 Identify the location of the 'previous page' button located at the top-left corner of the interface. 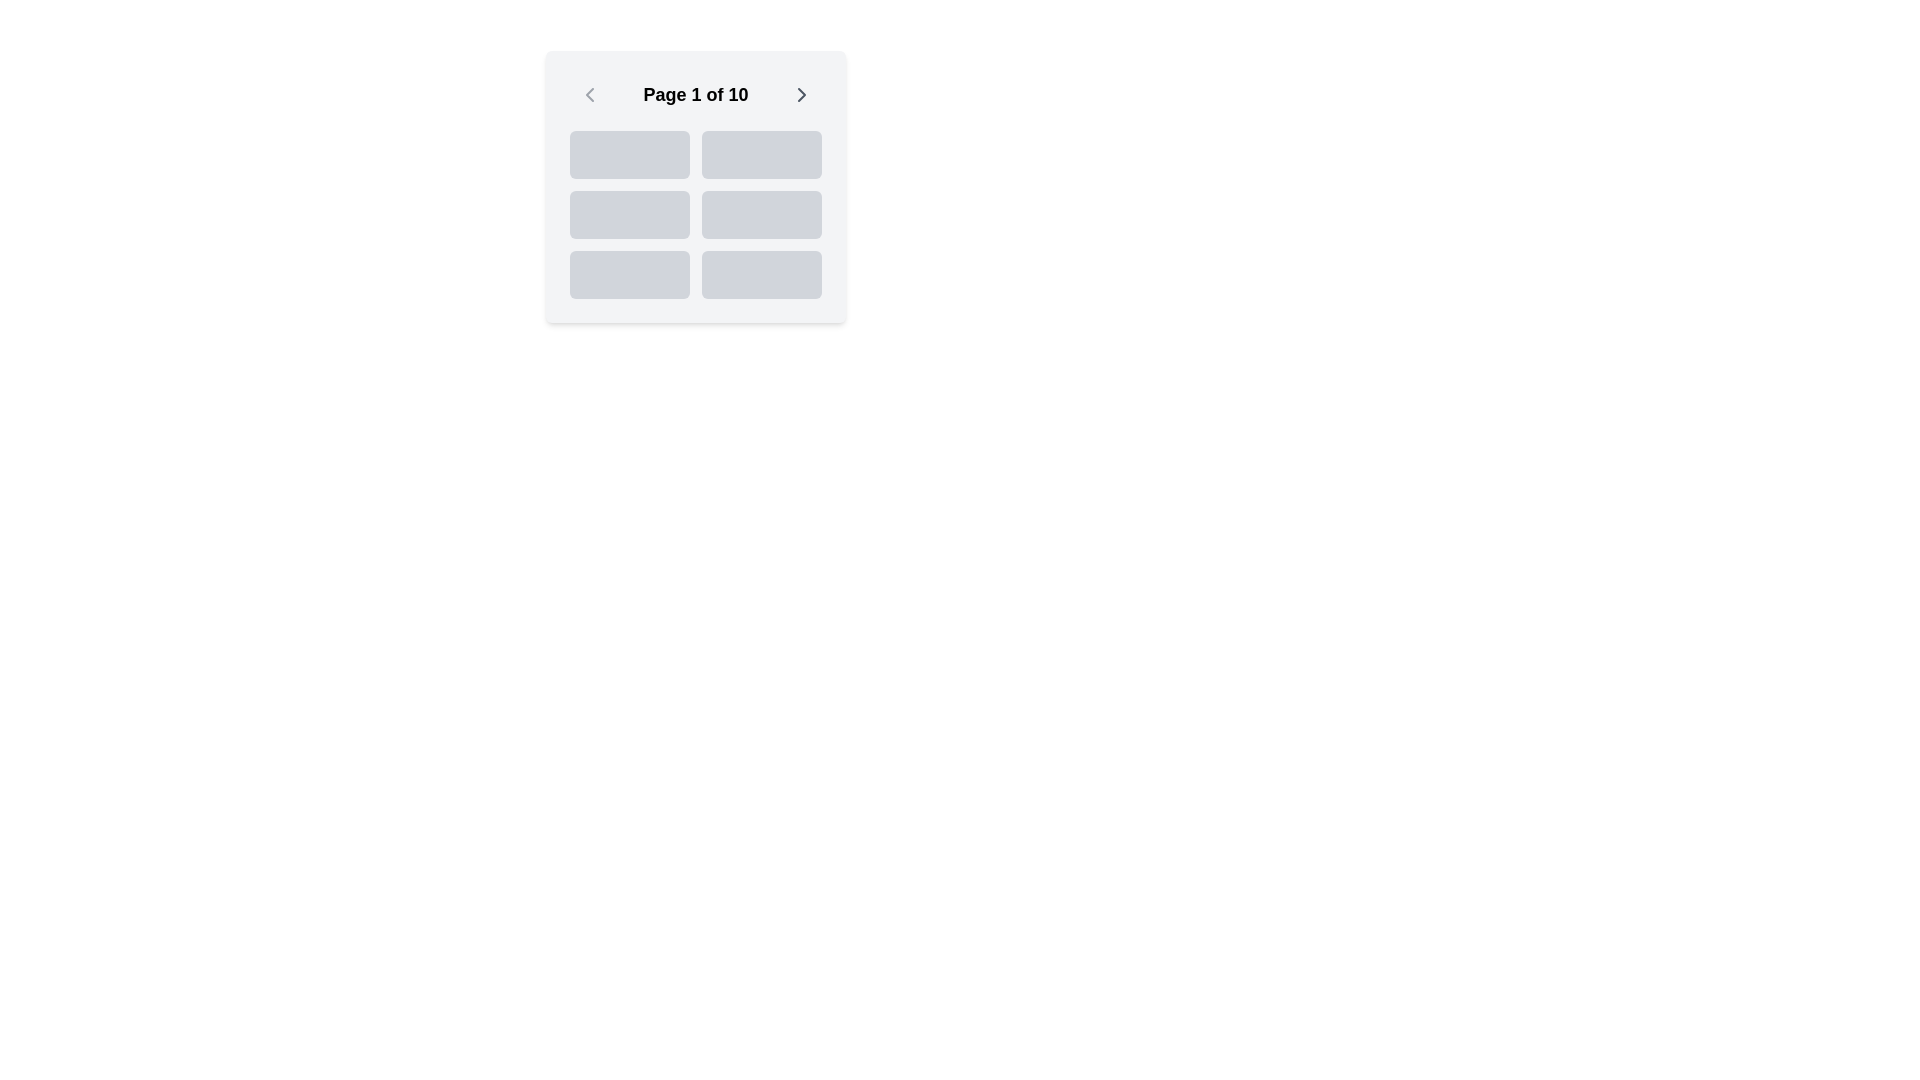
(589, 95).